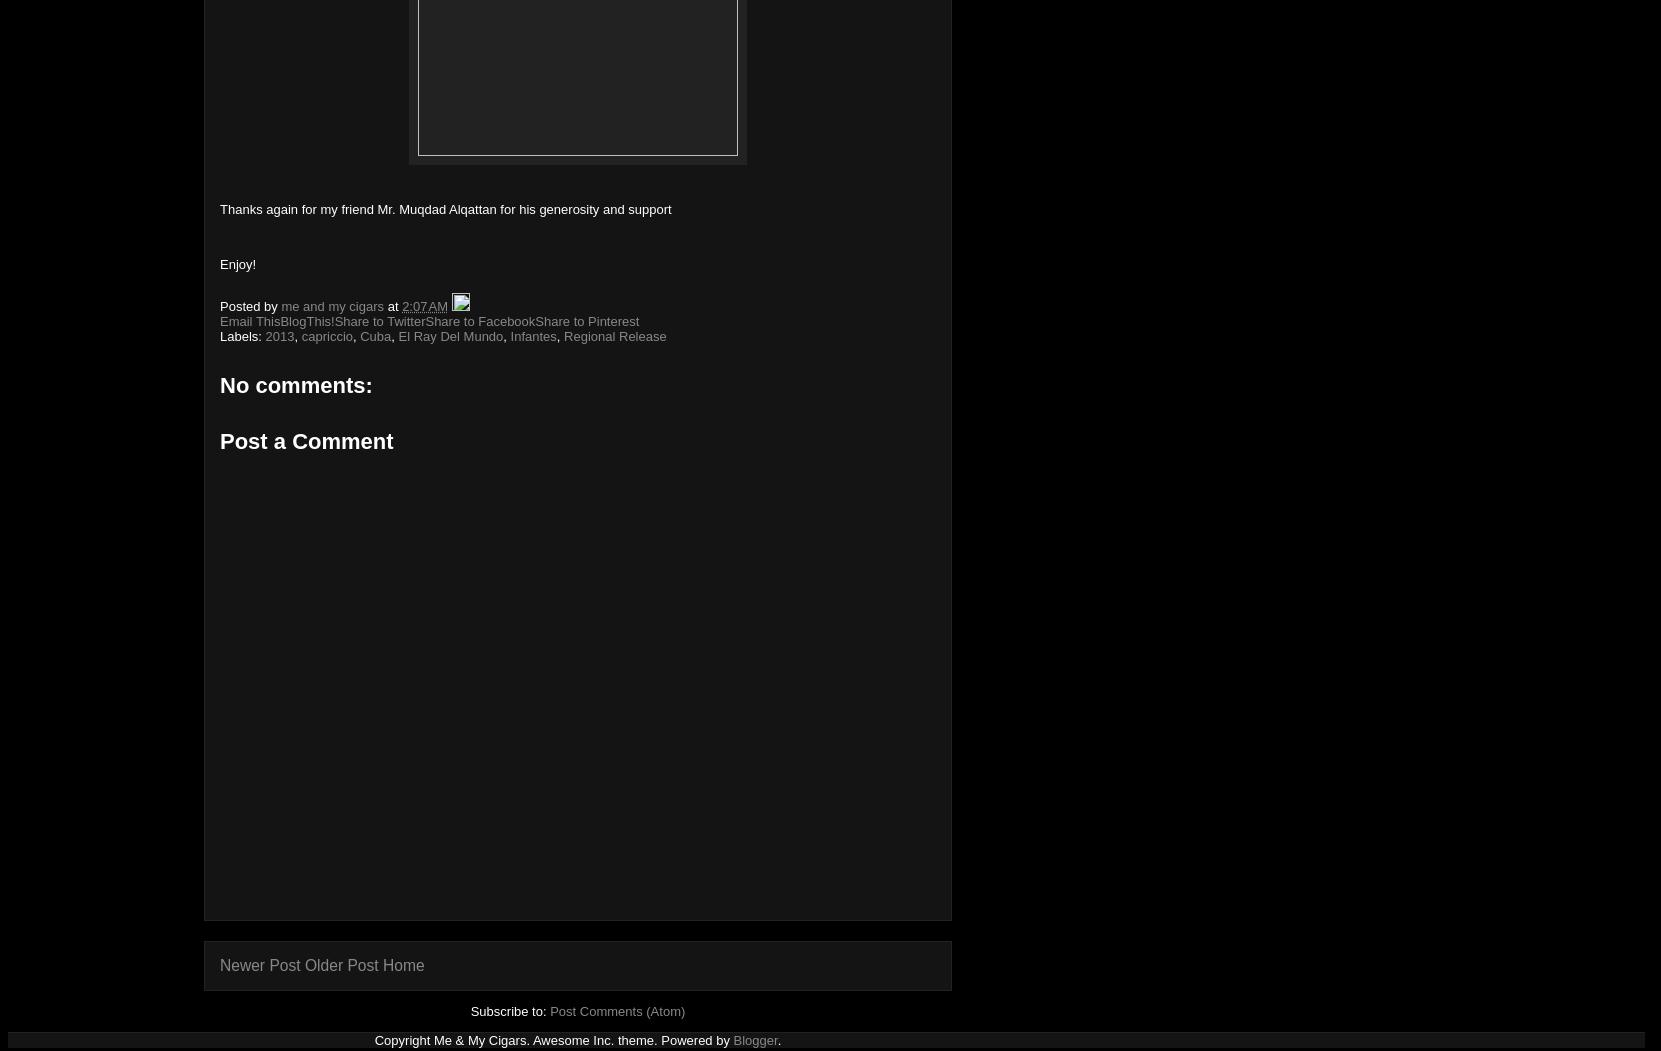 Image resolution: width=1661 pixels, height=1051 pixels. I want to click on 'Enjoy!', so click(237, 263).